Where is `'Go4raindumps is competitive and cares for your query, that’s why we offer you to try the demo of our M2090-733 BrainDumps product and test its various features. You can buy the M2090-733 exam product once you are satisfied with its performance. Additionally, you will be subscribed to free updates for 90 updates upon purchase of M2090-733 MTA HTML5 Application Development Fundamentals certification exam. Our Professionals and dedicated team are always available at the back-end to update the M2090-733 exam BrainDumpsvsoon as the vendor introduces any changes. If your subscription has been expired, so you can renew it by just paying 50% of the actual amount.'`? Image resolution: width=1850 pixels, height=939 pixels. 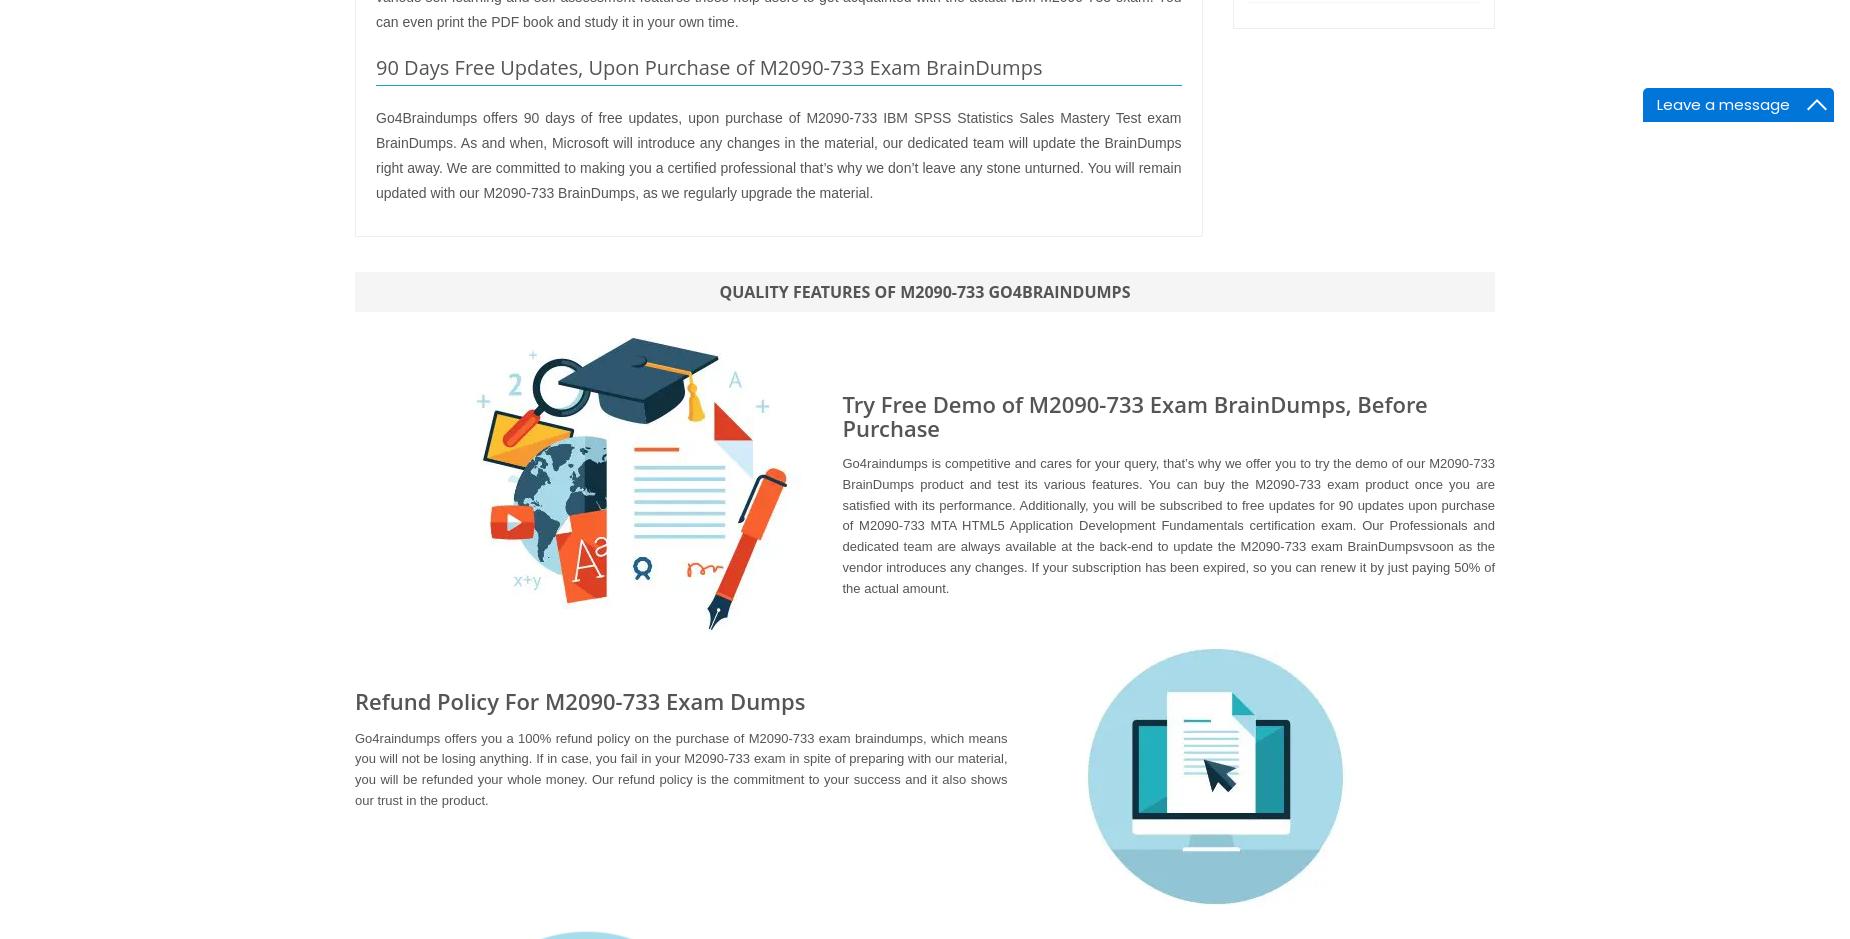
'Go4raindumps is competitive and cares for your query, that’s why we offer you to try the demo of our M2090-733 BrainDumps product and test its various features. You can buy the M2090-733 exam product once you are satisfied with its performance. Additionally, you will be subscribed to free updates for 90 updates upon purchase of M2090-733 MTA HTML5 Application Development Fundamentals certification exam. Our Professionals and dedicated team are always available at the back-end to update the M2090-733 exam BrainDumpsvsoon as the vendor introduces any changes. If your subscription has been expired, so you can renew it by just paying 50% of the actual amount.' is located at coordinates (1167, 525).